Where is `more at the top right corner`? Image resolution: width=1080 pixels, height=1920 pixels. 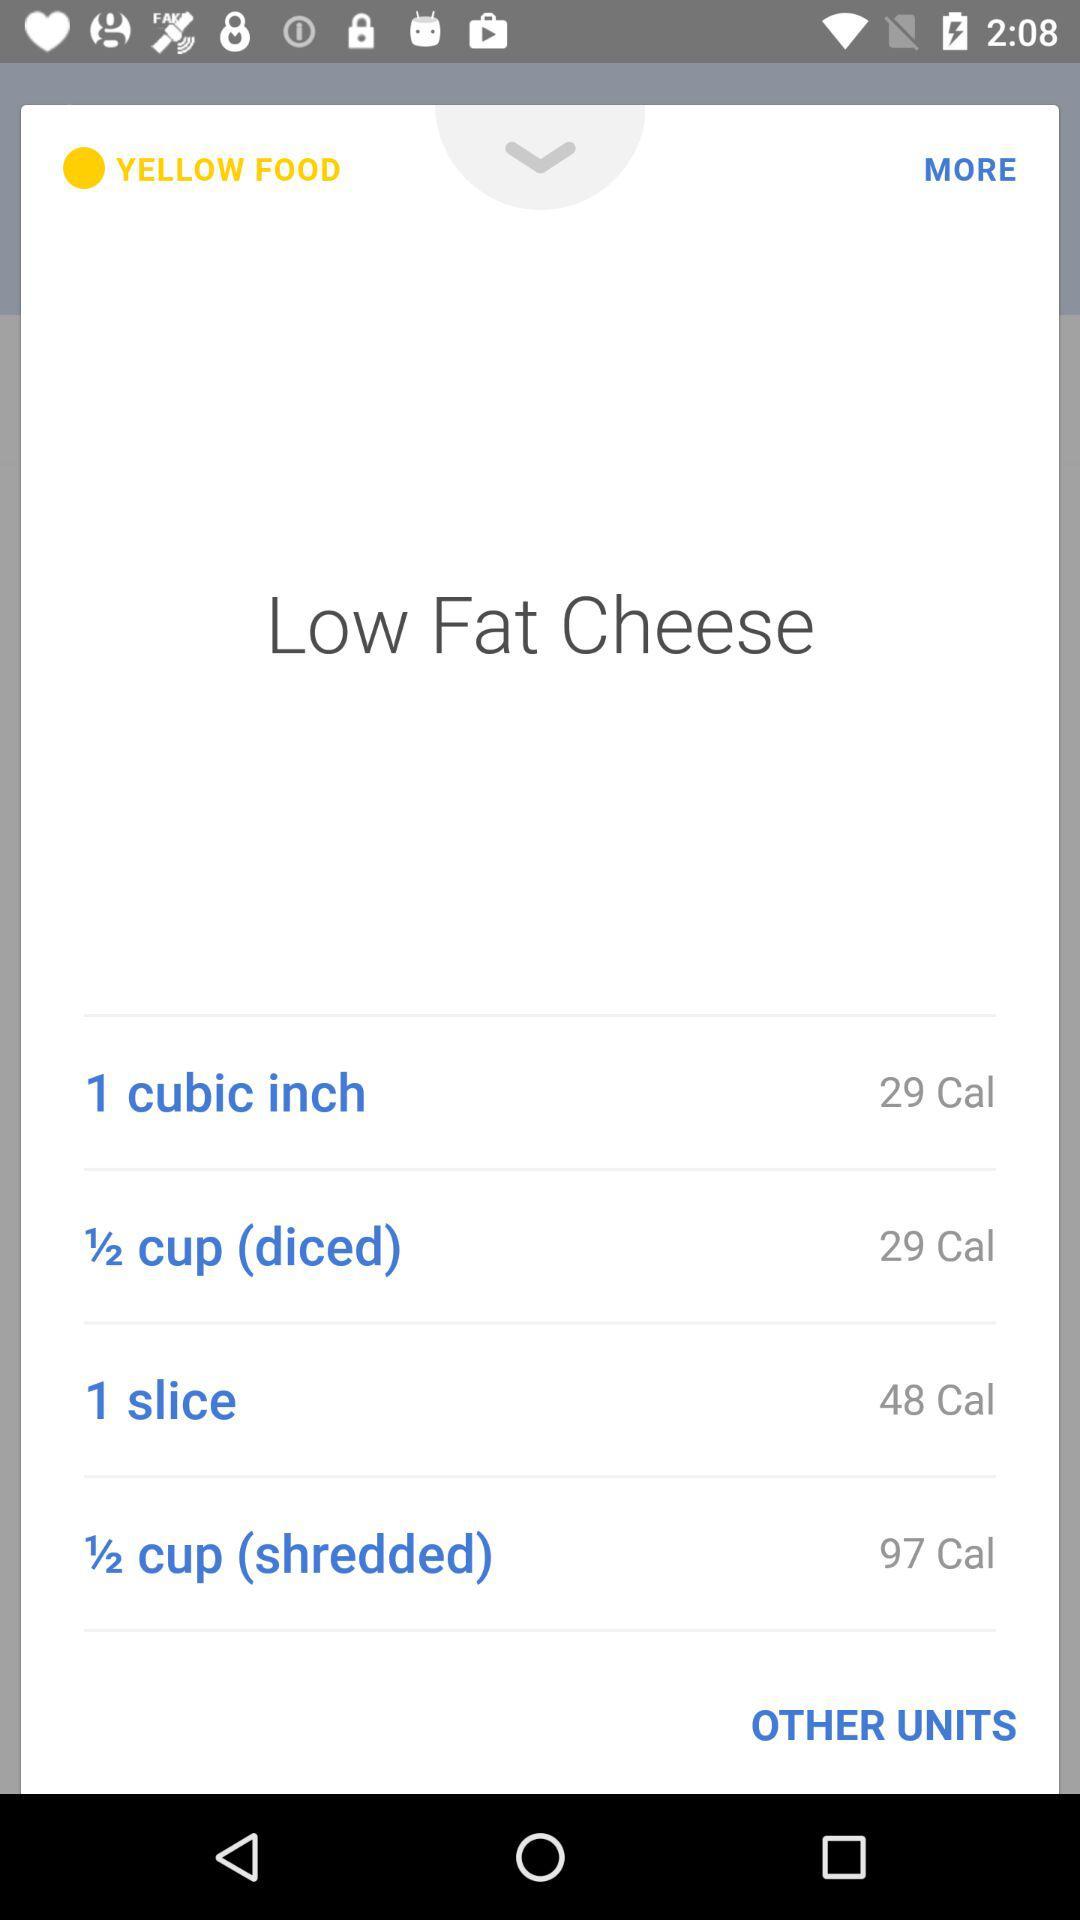 more at the top right corner is located at coordinates (969, 168).